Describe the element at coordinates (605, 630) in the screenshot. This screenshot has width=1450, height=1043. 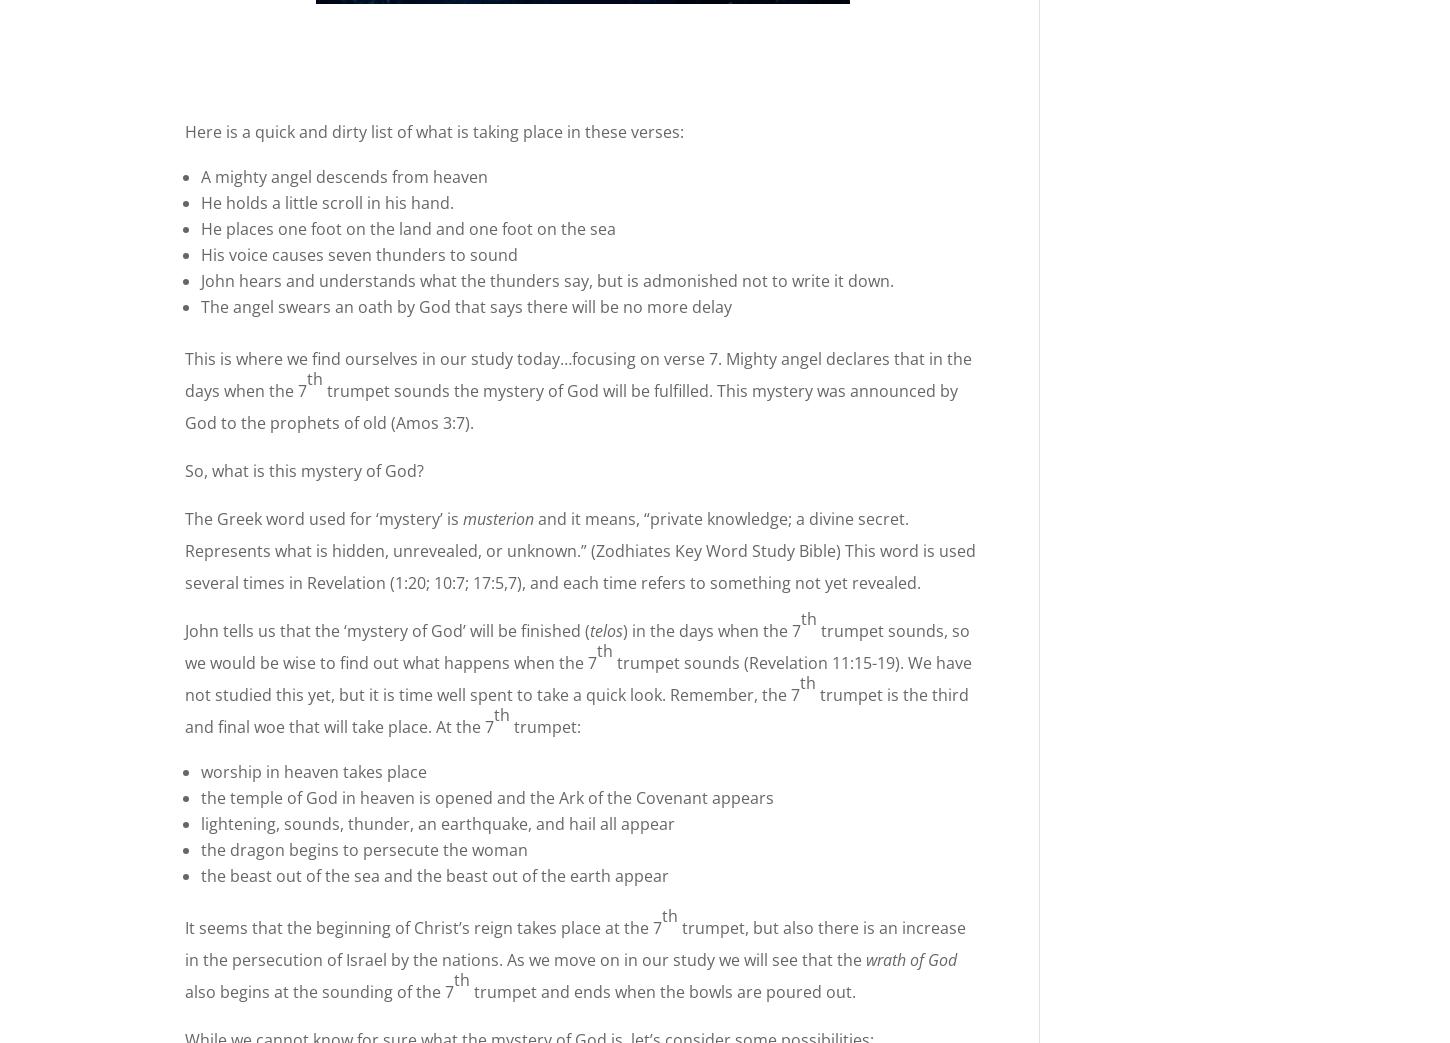
I see `'telos'` at that location.